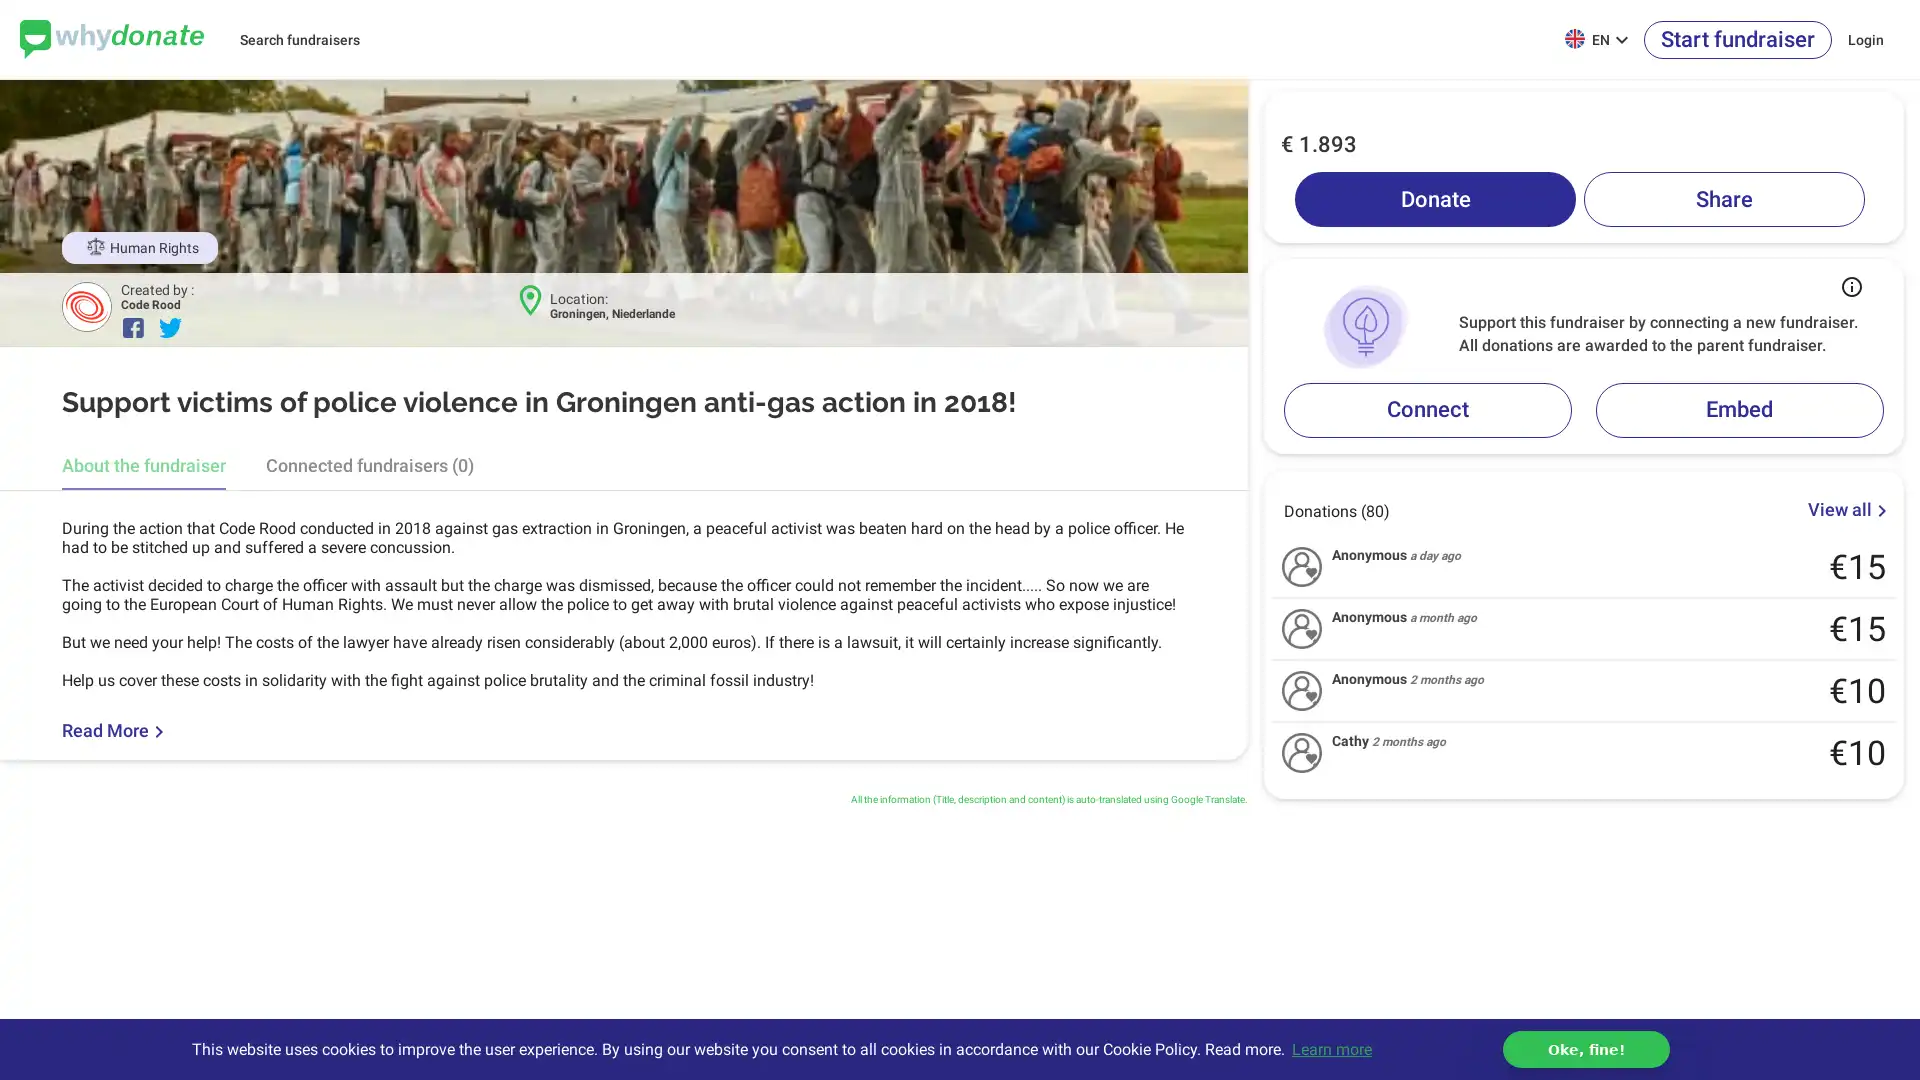 The width and height of the screenshot is (1920, 1080). I want to click on Connect, so click(1426, 408).